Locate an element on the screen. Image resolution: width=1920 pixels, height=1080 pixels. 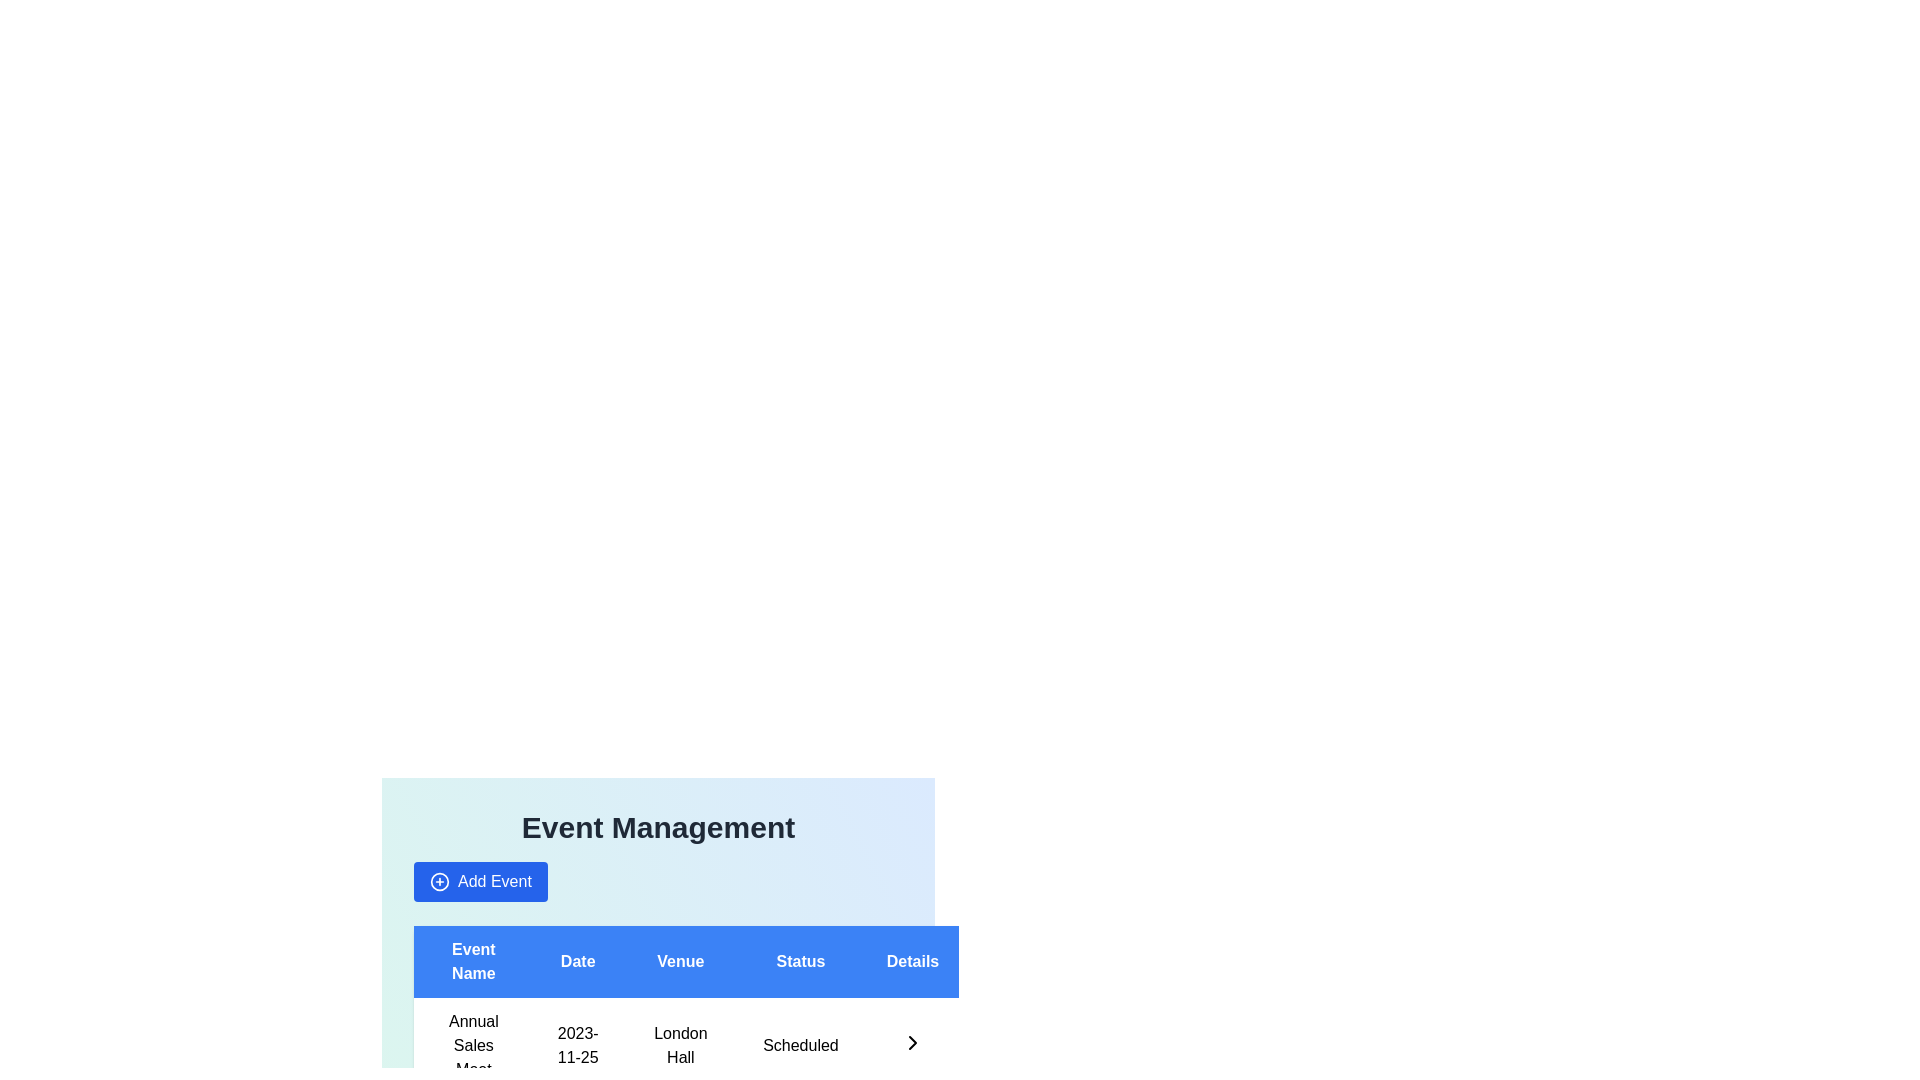
the 'Add Event' button, which is a rectangular button with rounded corners, a blue background, and white text, located below the heading 'Event Management.' is located at coordinates (480, 881).